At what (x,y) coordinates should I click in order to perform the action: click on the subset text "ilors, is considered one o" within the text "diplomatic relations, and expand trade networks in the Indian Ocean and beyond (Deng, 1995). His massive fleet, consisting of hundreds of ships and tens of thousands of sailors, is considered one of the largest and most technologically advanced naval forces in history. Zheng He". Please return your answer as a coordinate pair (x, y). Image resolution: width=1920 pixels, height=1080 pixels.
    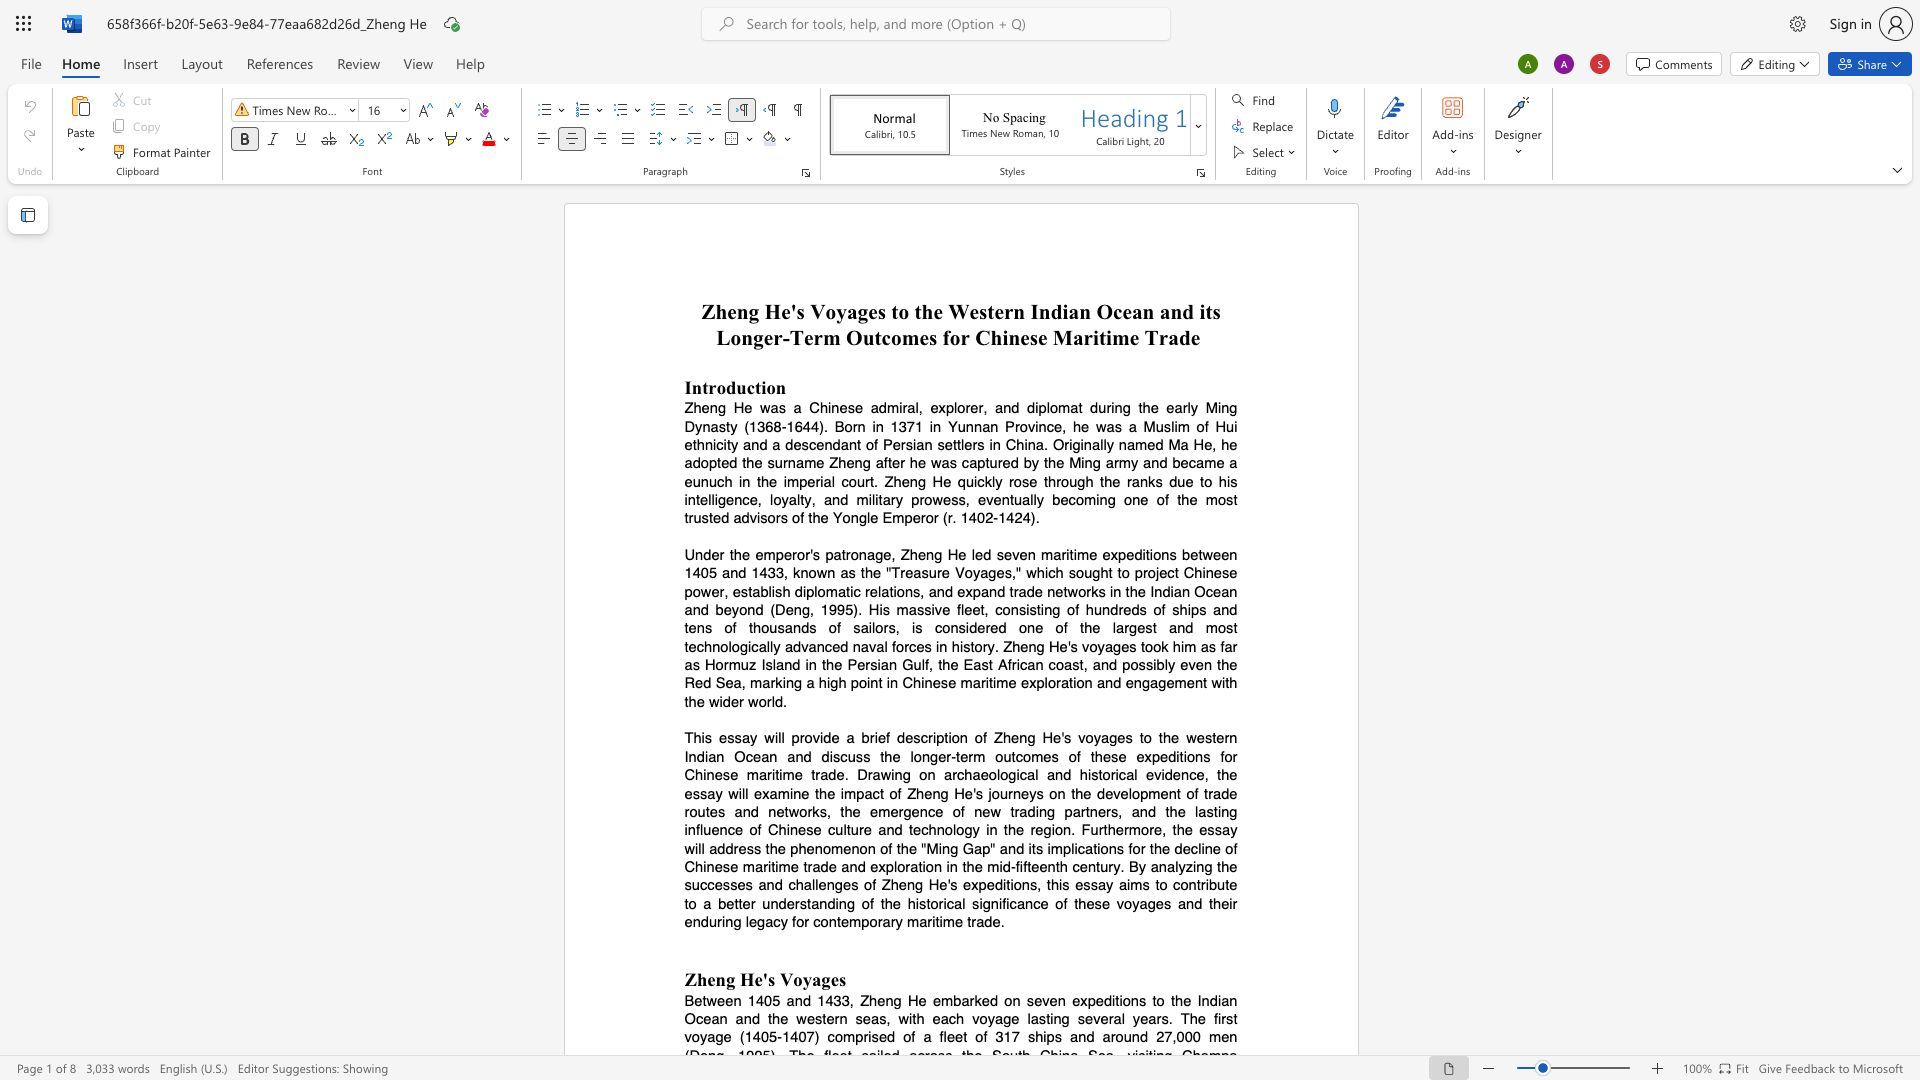
    Looking at the image, I should click on (868, 627).